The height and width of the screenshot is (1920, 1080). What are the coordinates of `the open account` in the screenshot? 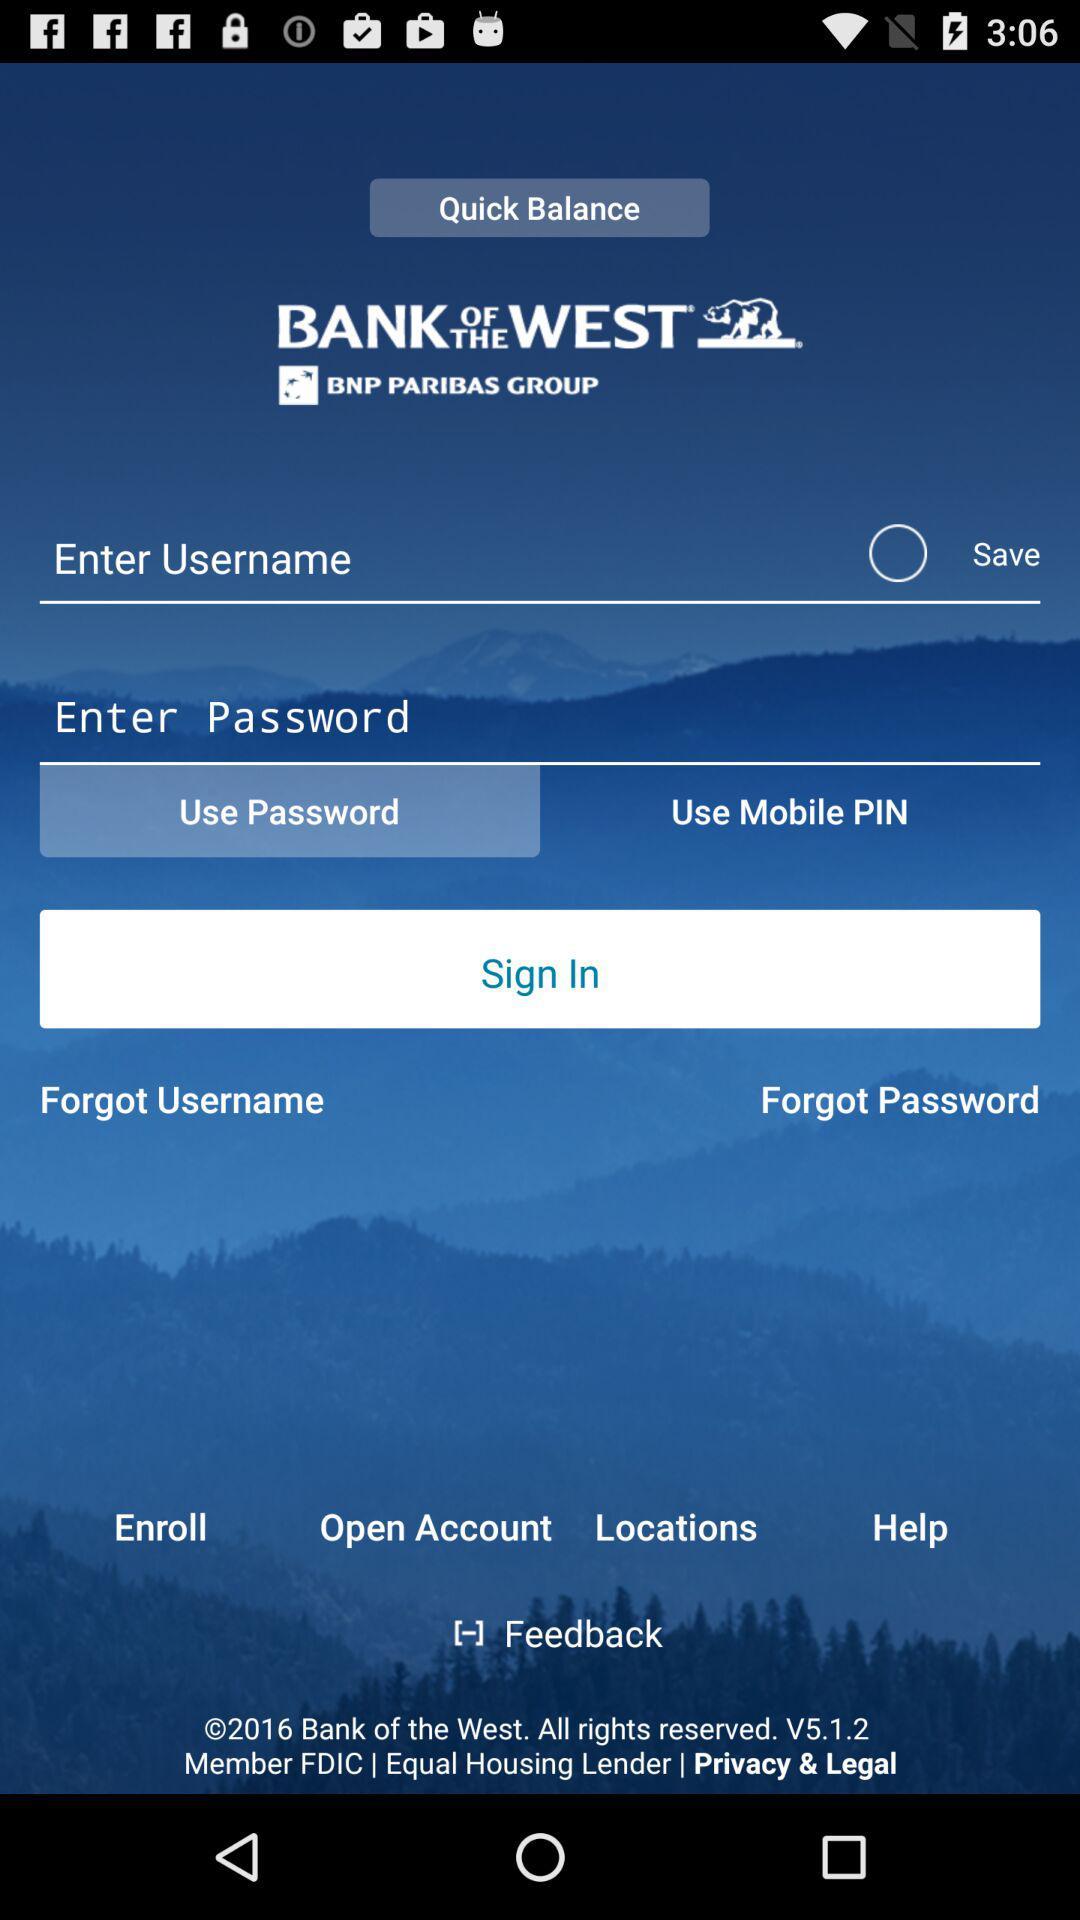 It's located at (434, 1525).